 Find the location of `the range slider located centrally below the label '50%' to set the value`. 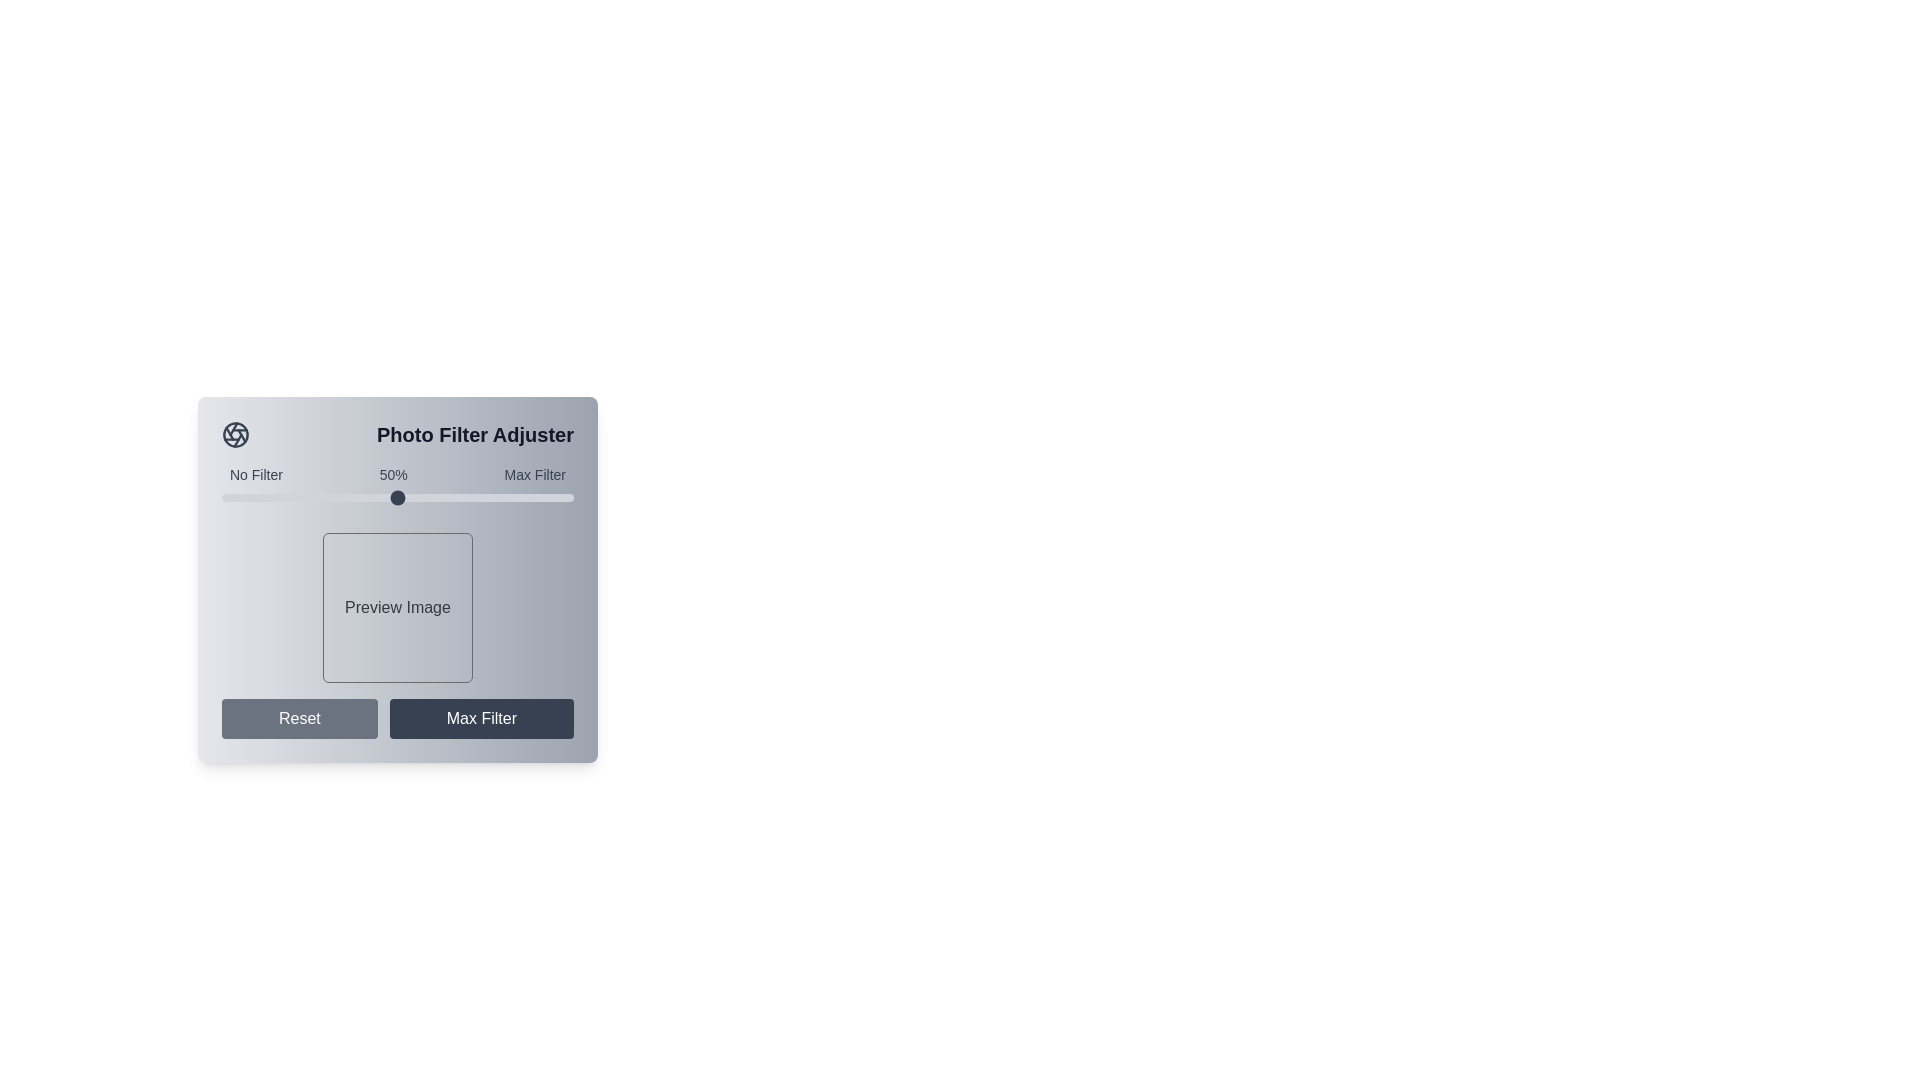

the range slider located centrally below the label '50%' to set the value is located at coordinates (398, 496).